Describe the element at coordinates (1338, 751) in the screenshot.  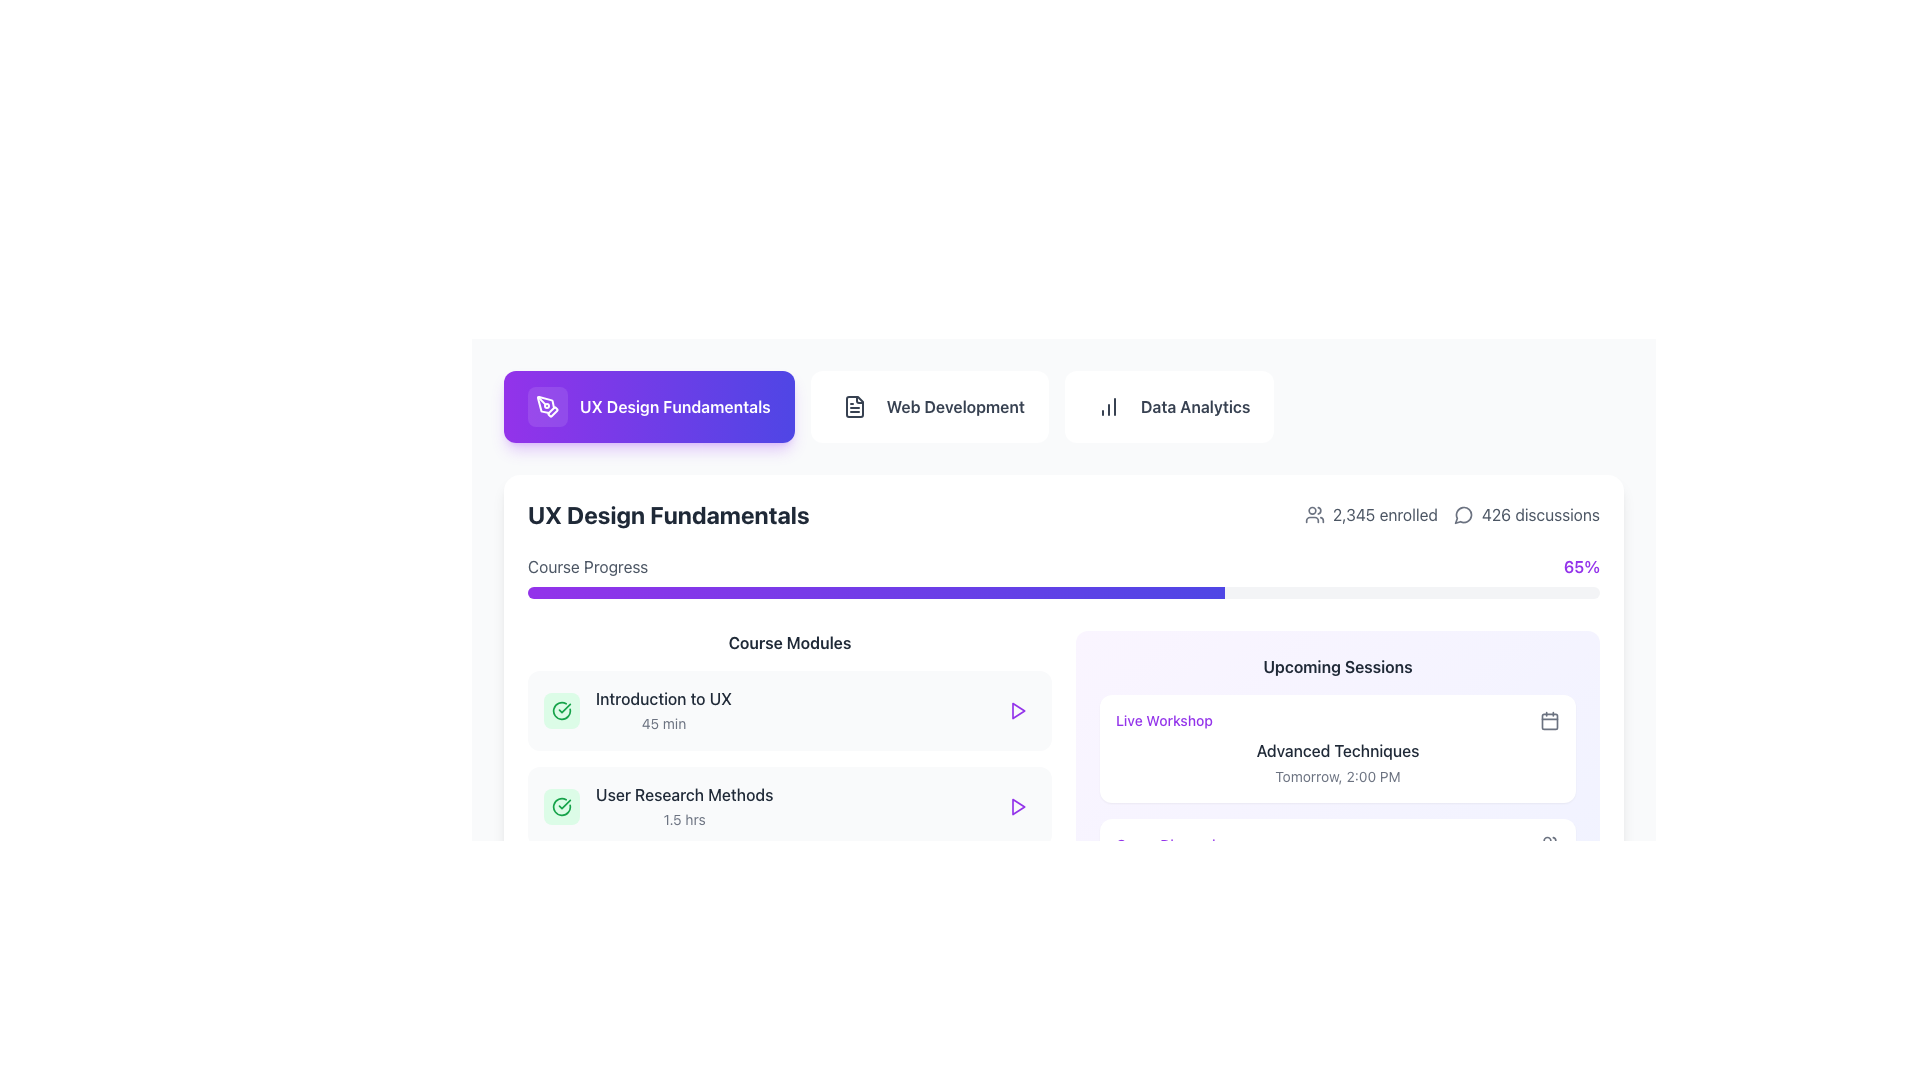
I see `the title text of the event or module located in the 'Upcoming Sessions' section, which is positioned second among its sibling components, below 'Live Workshop' and above 'Tomorrow, 2:00 PM'` at that location.